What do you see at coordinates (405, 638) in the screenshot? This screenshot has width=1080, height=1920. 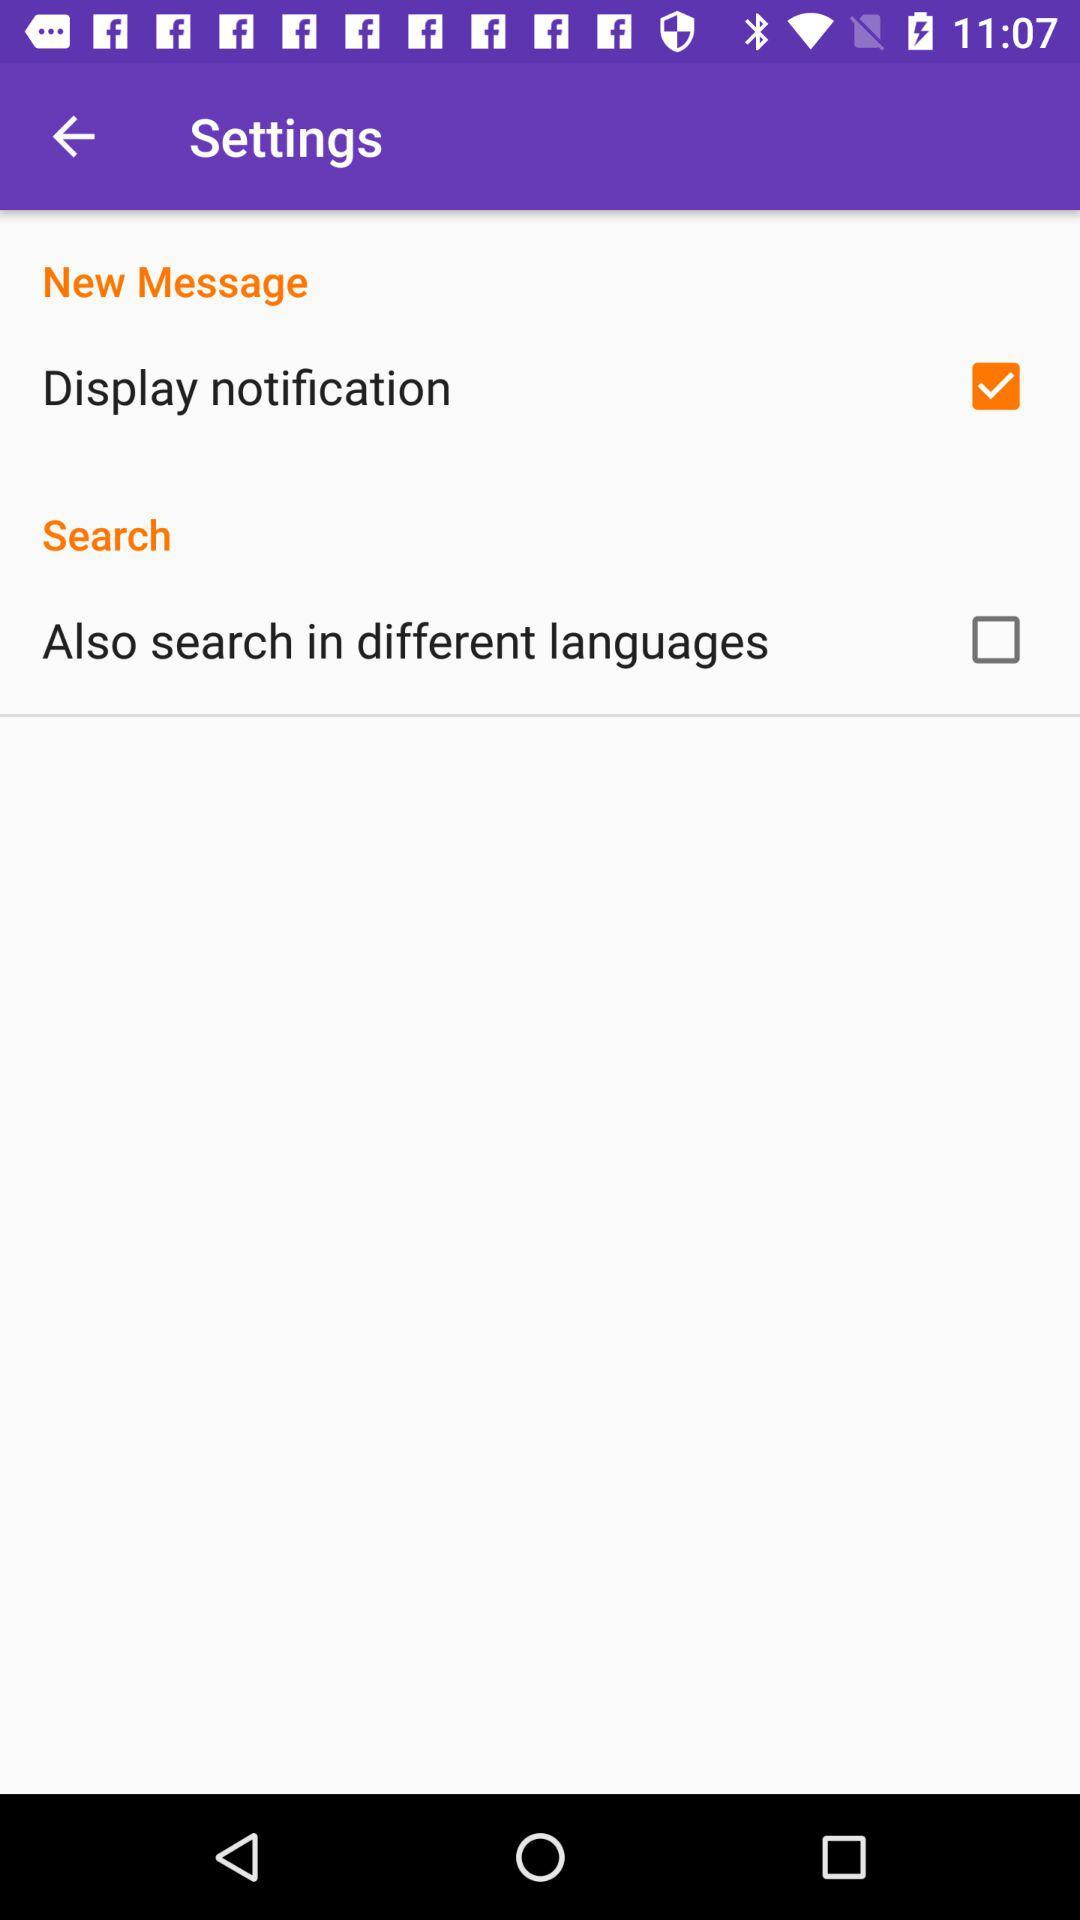 I see `the item below the search` at bounding box center [405, 638].